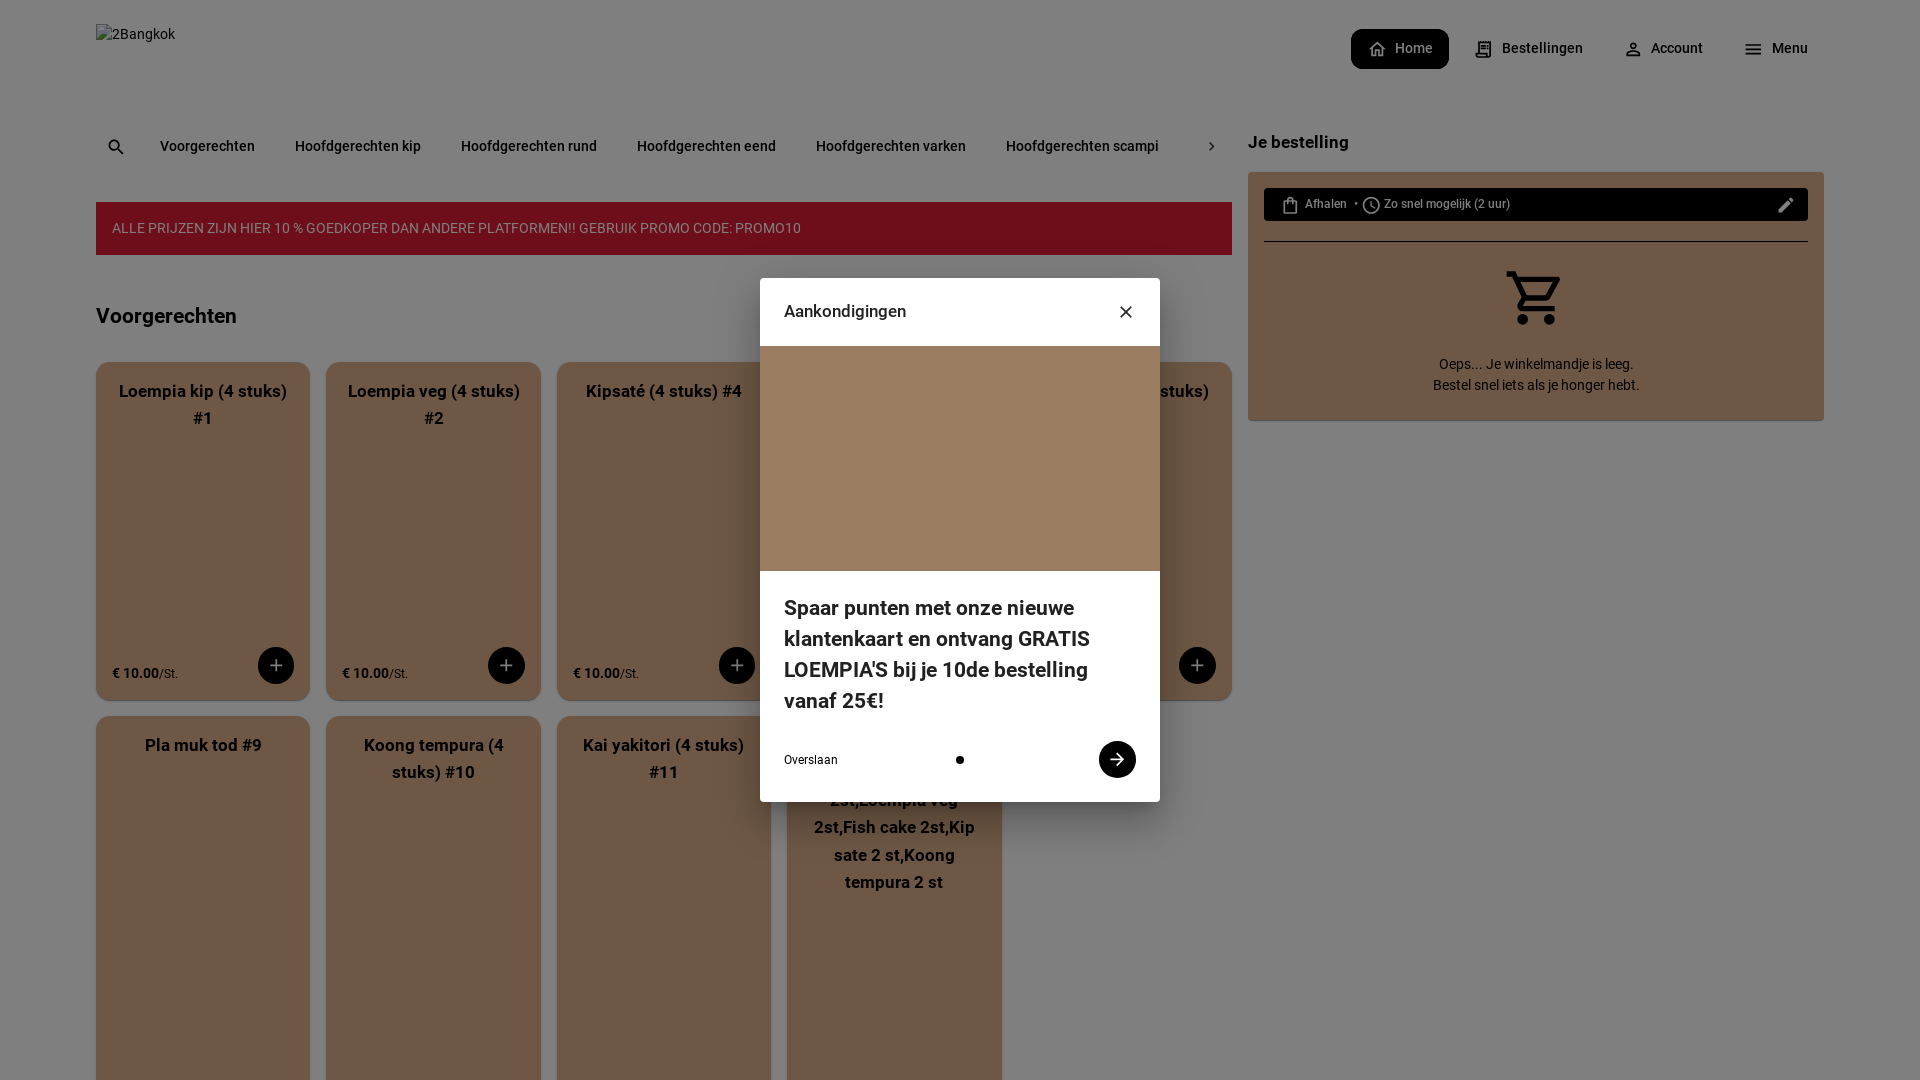  Describe the element at coordinates (1607, 50) in the screenshot. I see `'Account'` at that location.